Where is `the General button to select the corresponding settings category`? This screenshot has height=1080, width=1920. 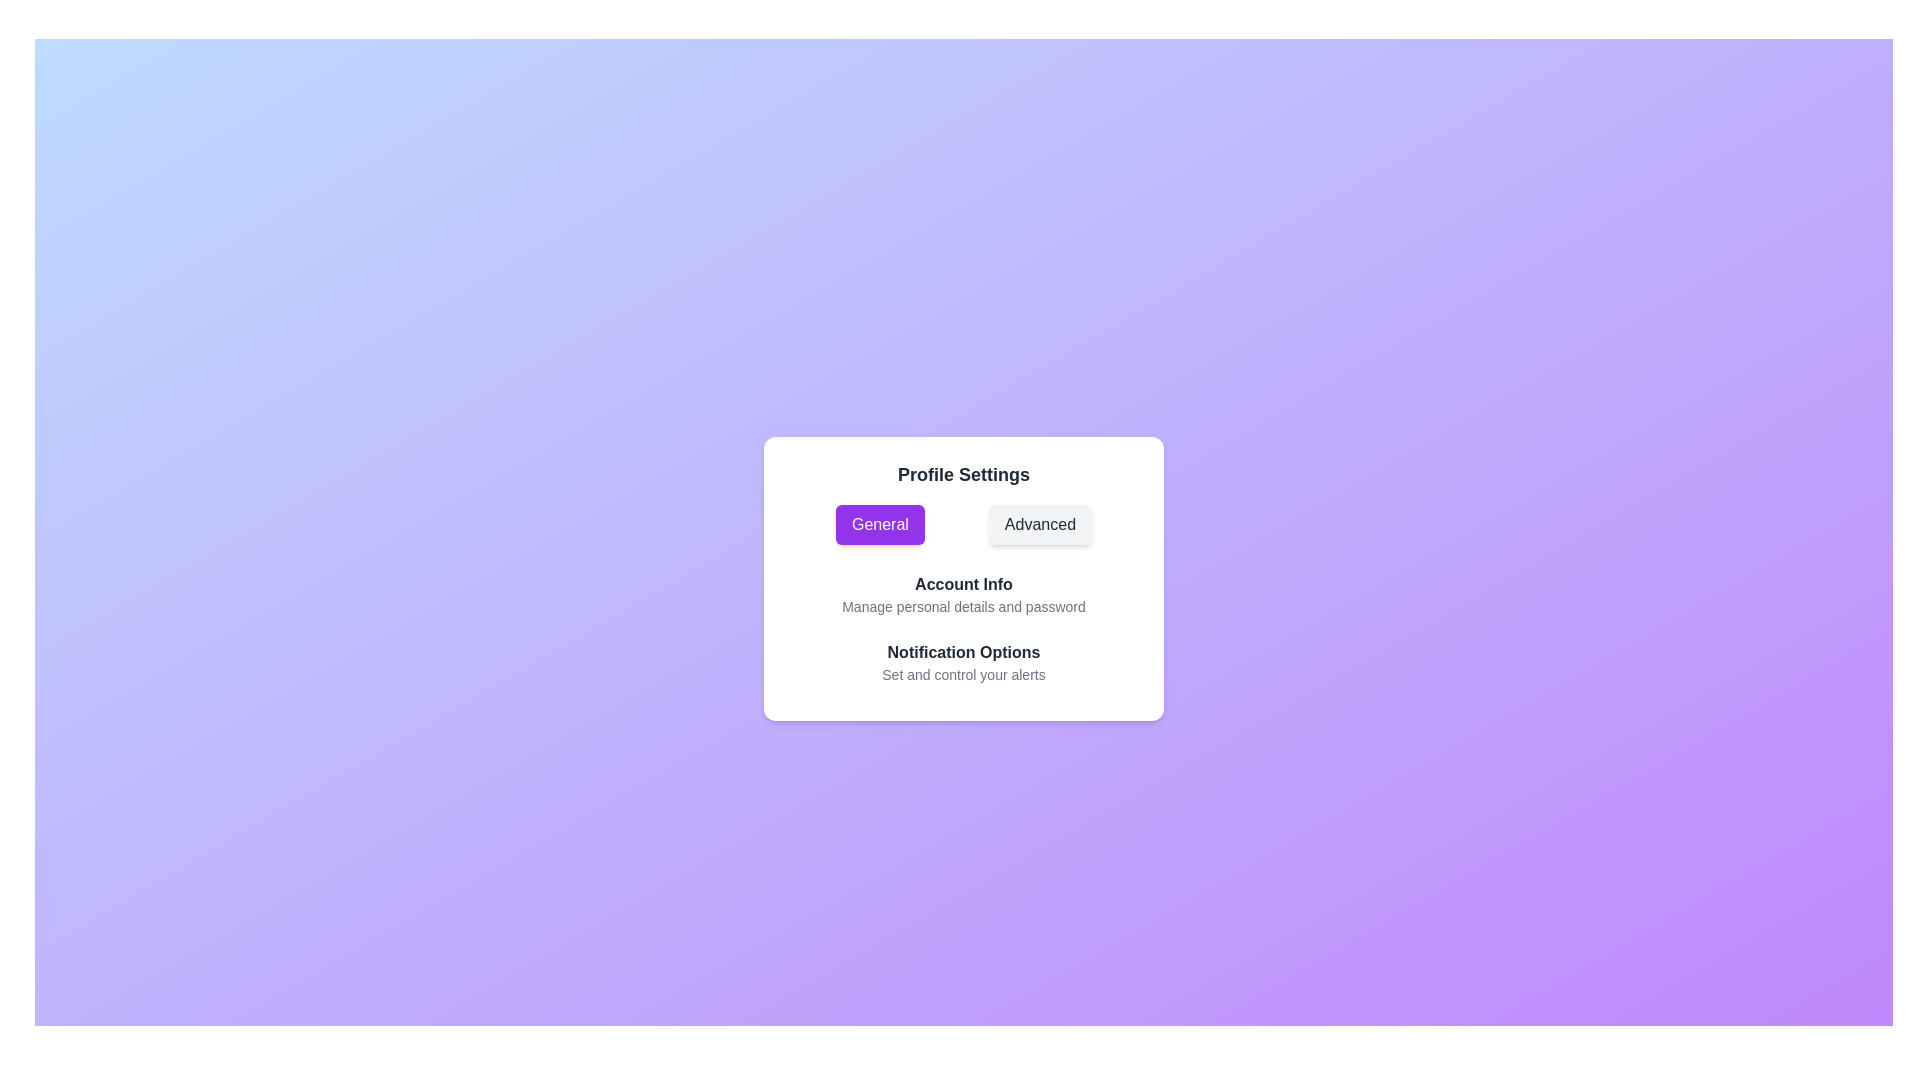
the General button to select the corresponding settings category is located at coordinates (879, 523).